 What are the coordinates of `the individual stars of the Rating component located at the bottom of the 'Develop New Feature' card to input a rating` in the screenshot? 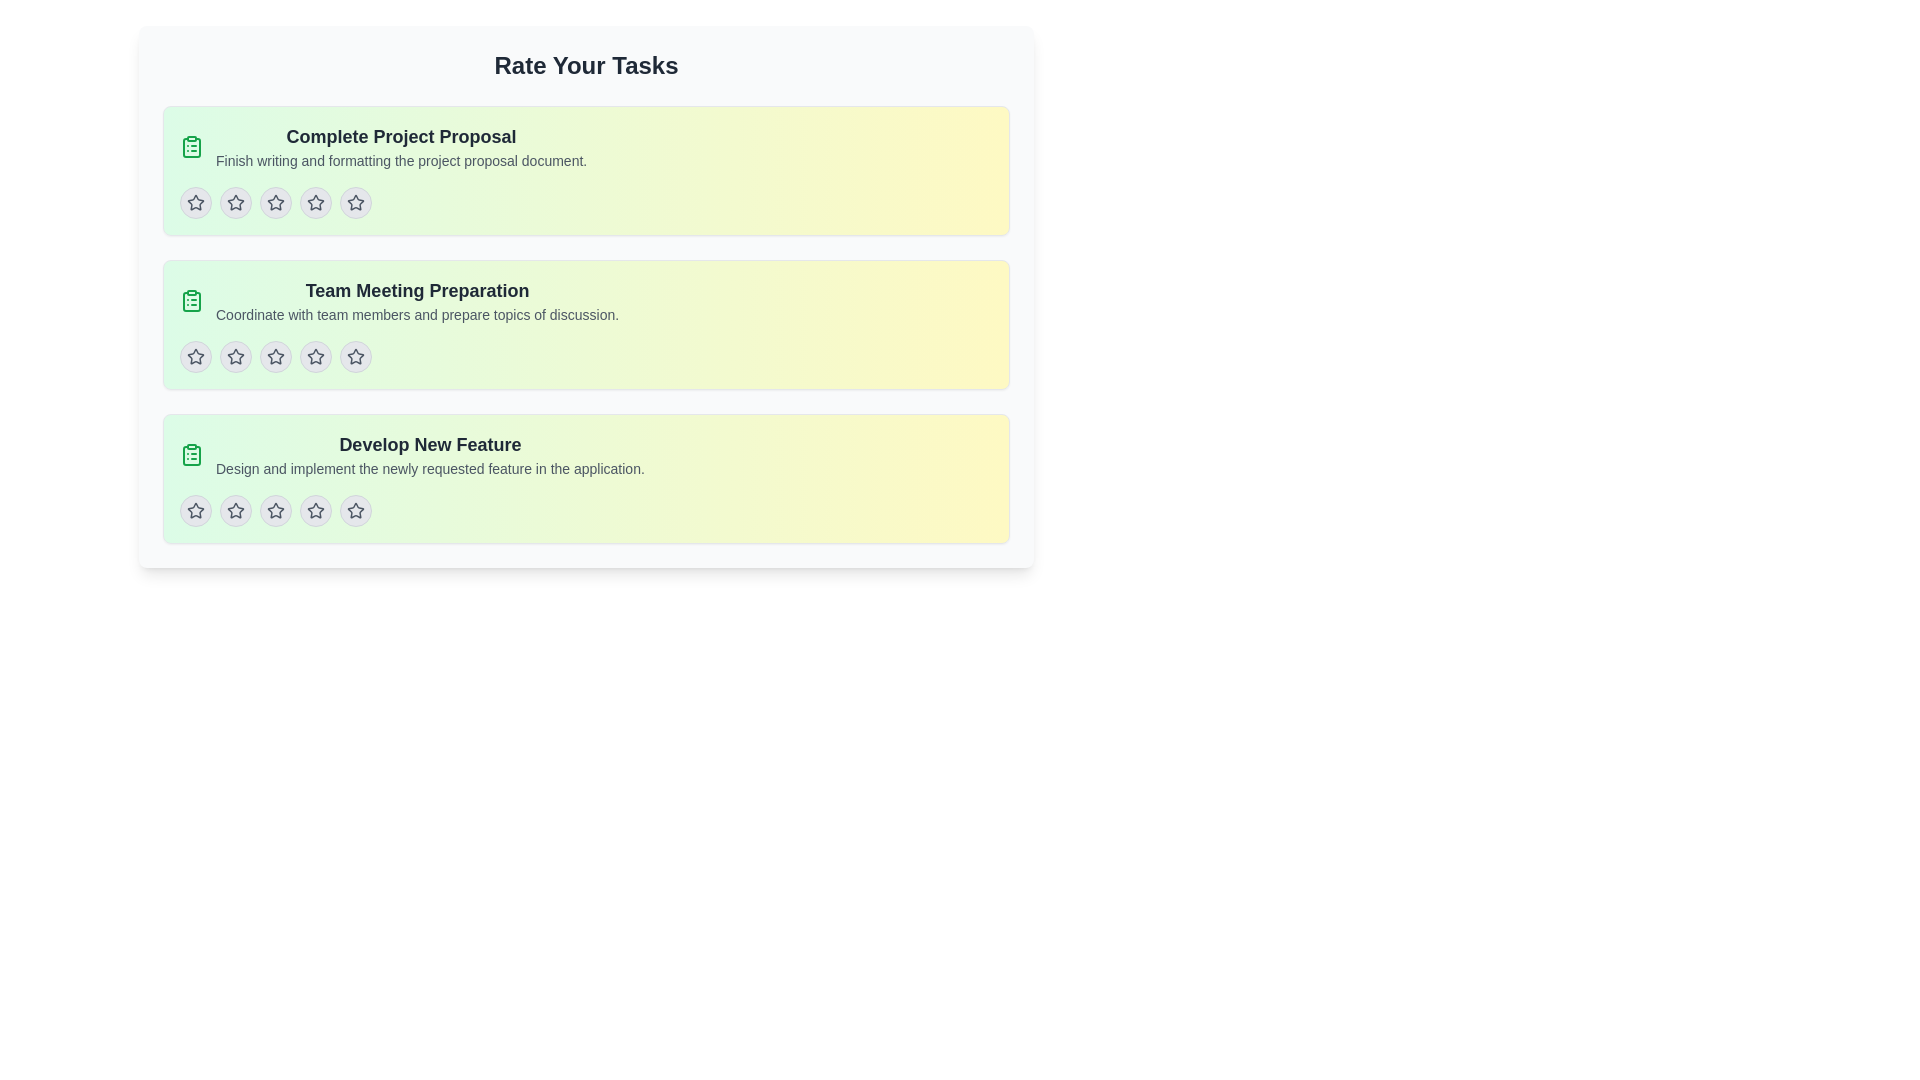 It's located at (585, 509).